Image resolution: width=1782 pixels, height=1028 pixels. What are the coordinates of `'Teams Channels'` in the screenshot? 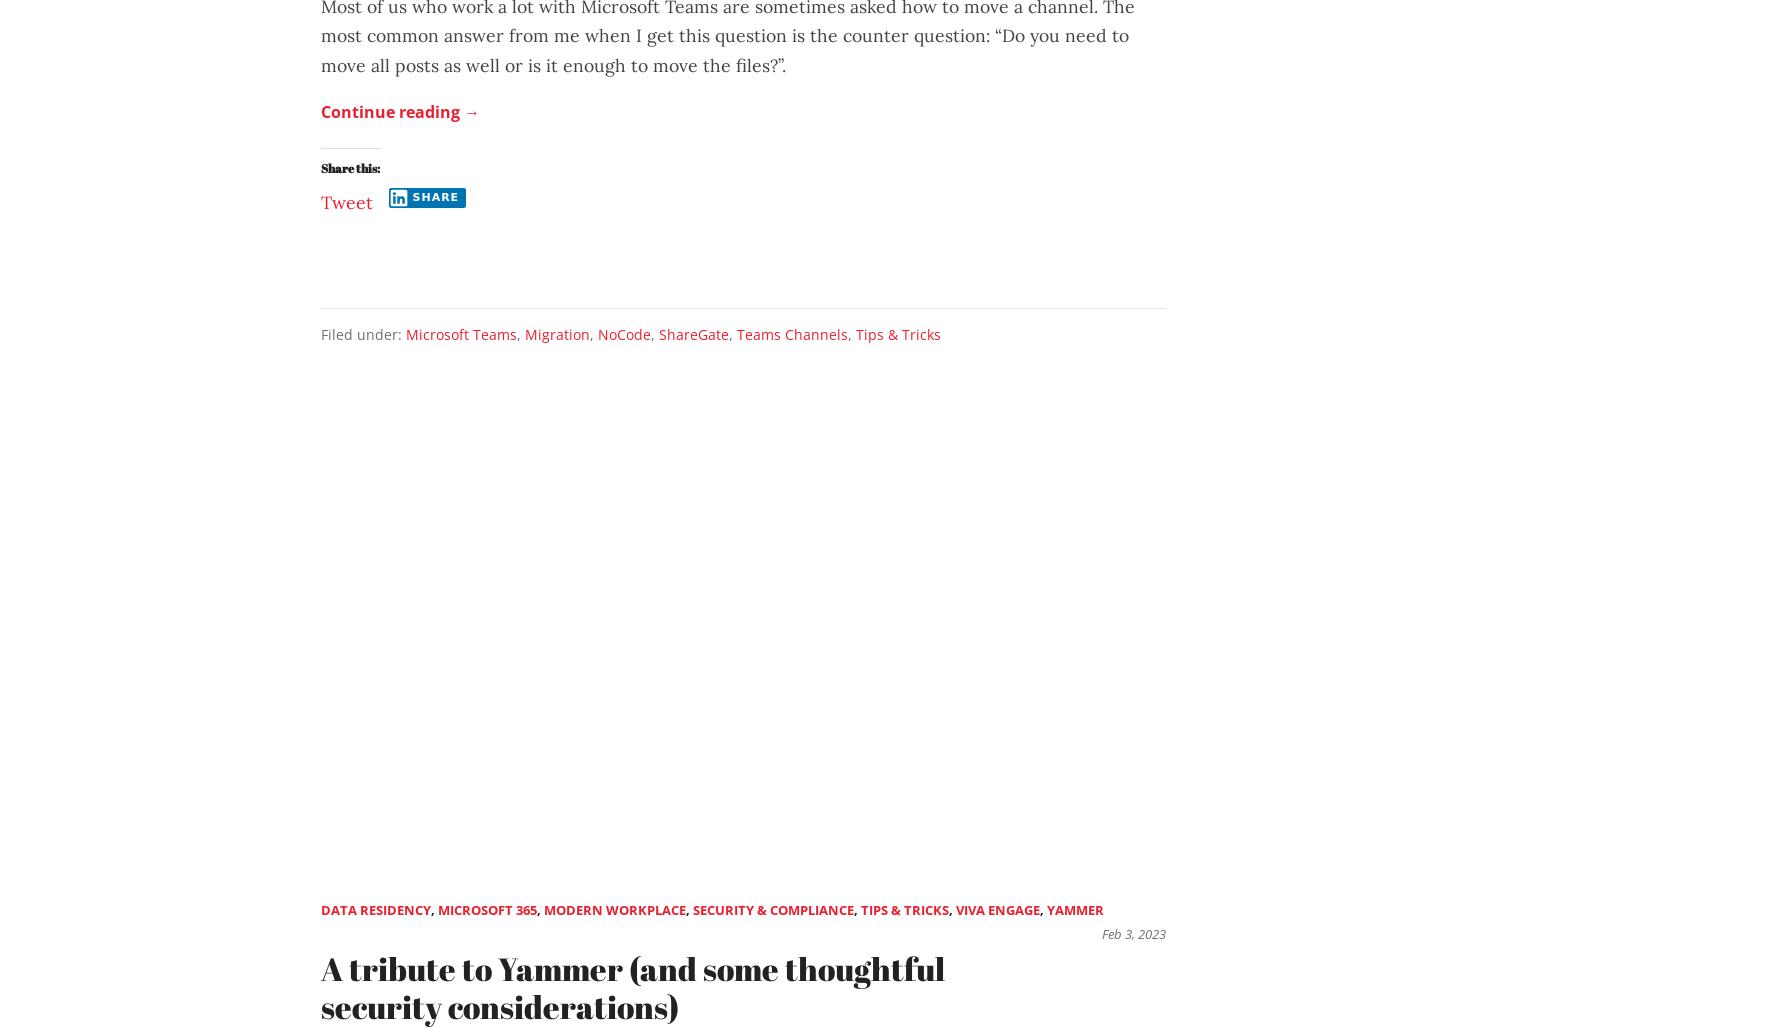 It's located at (792, 332).